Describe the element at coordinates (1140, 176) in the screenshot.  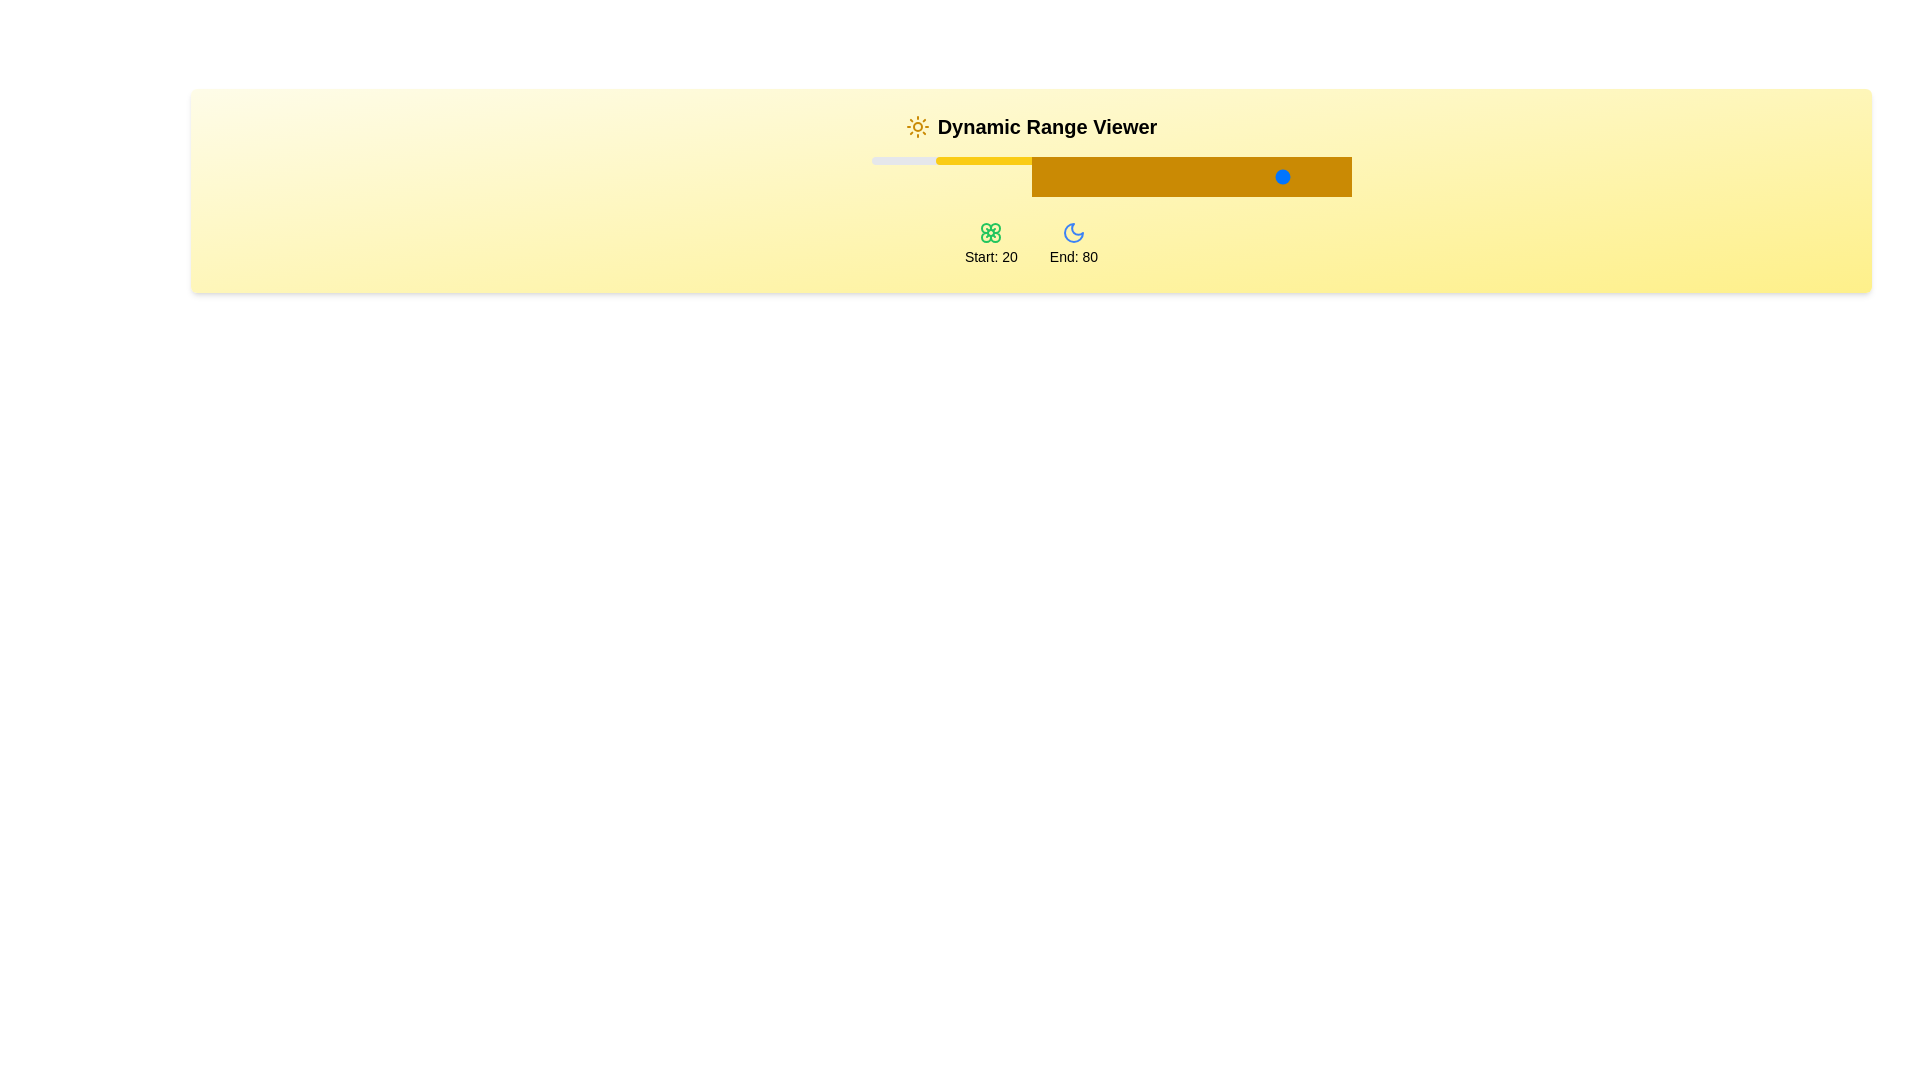
I see `the slider value` at that location.